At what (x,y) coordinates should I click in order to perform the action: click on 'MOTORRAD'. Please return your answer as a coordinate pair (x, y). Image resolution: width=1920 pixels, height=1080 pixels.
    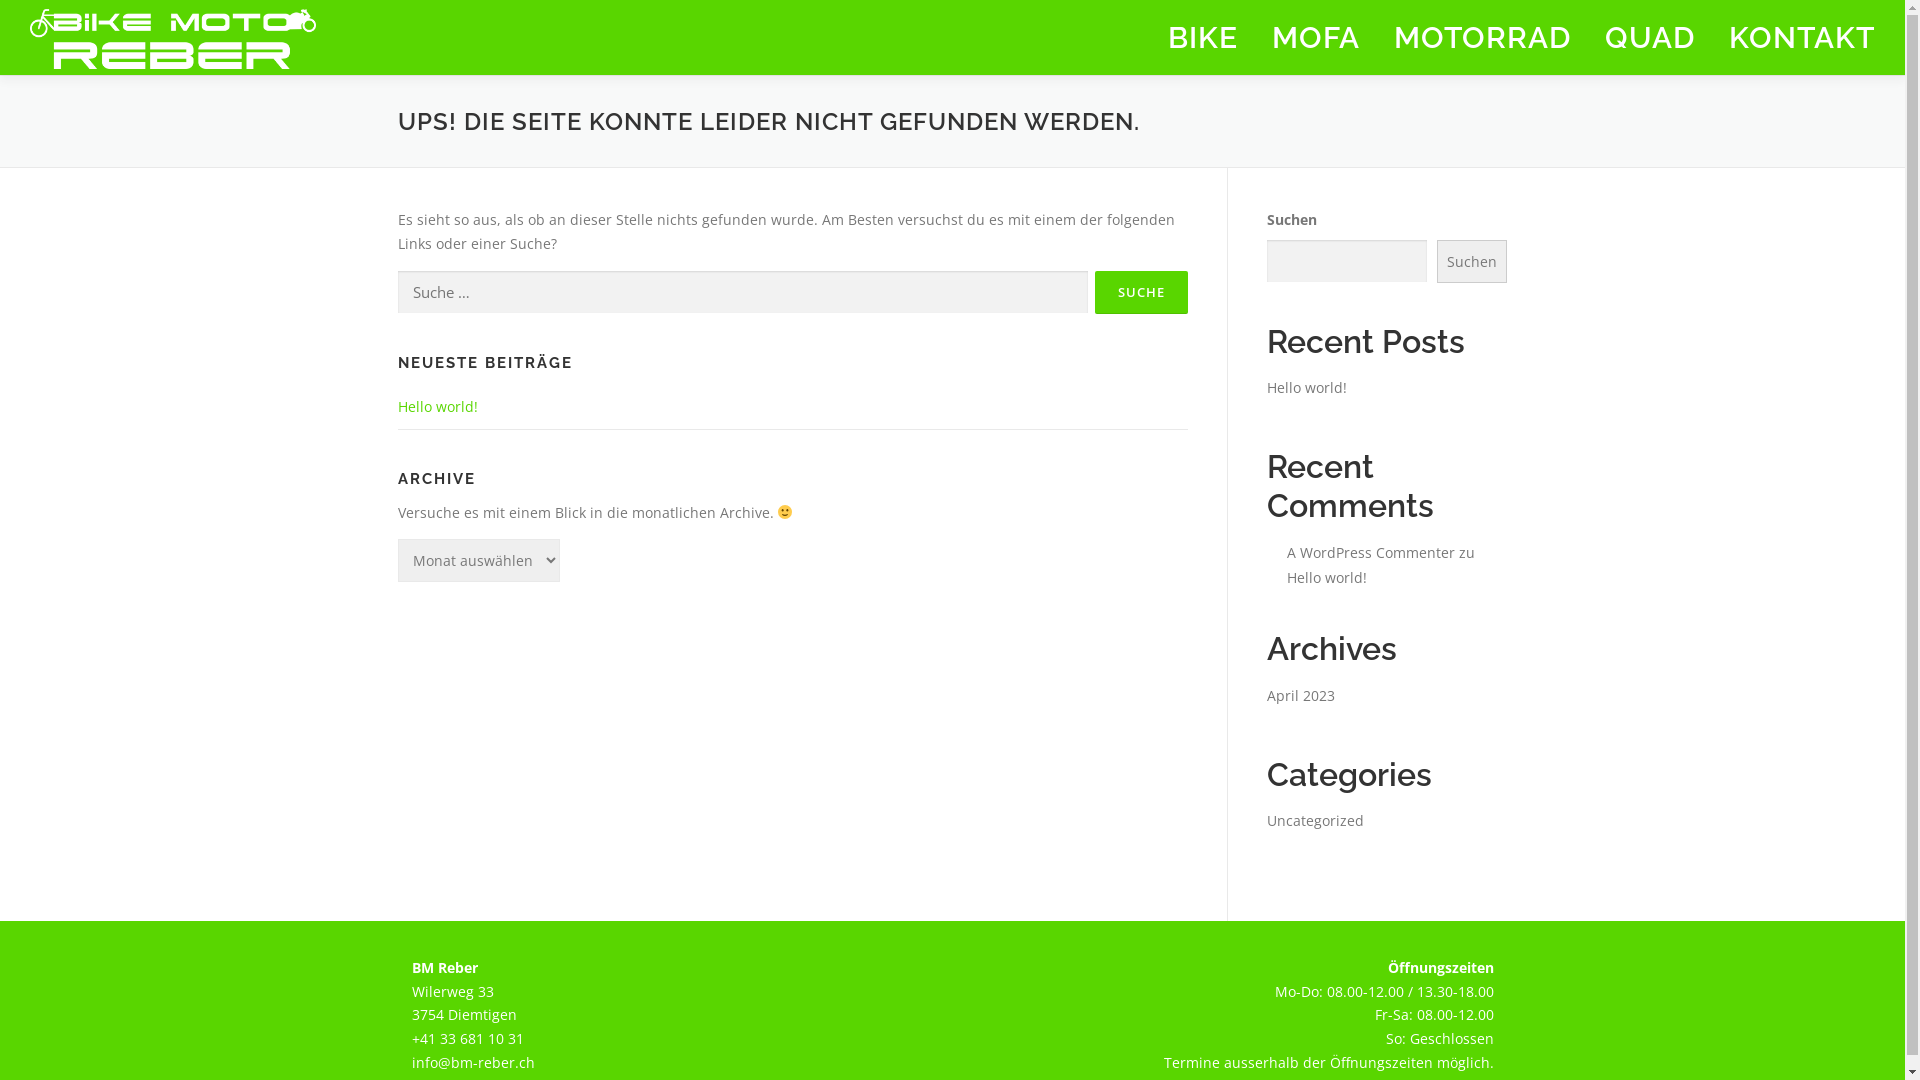
    Looking at the image, I should click on (1482, 37).